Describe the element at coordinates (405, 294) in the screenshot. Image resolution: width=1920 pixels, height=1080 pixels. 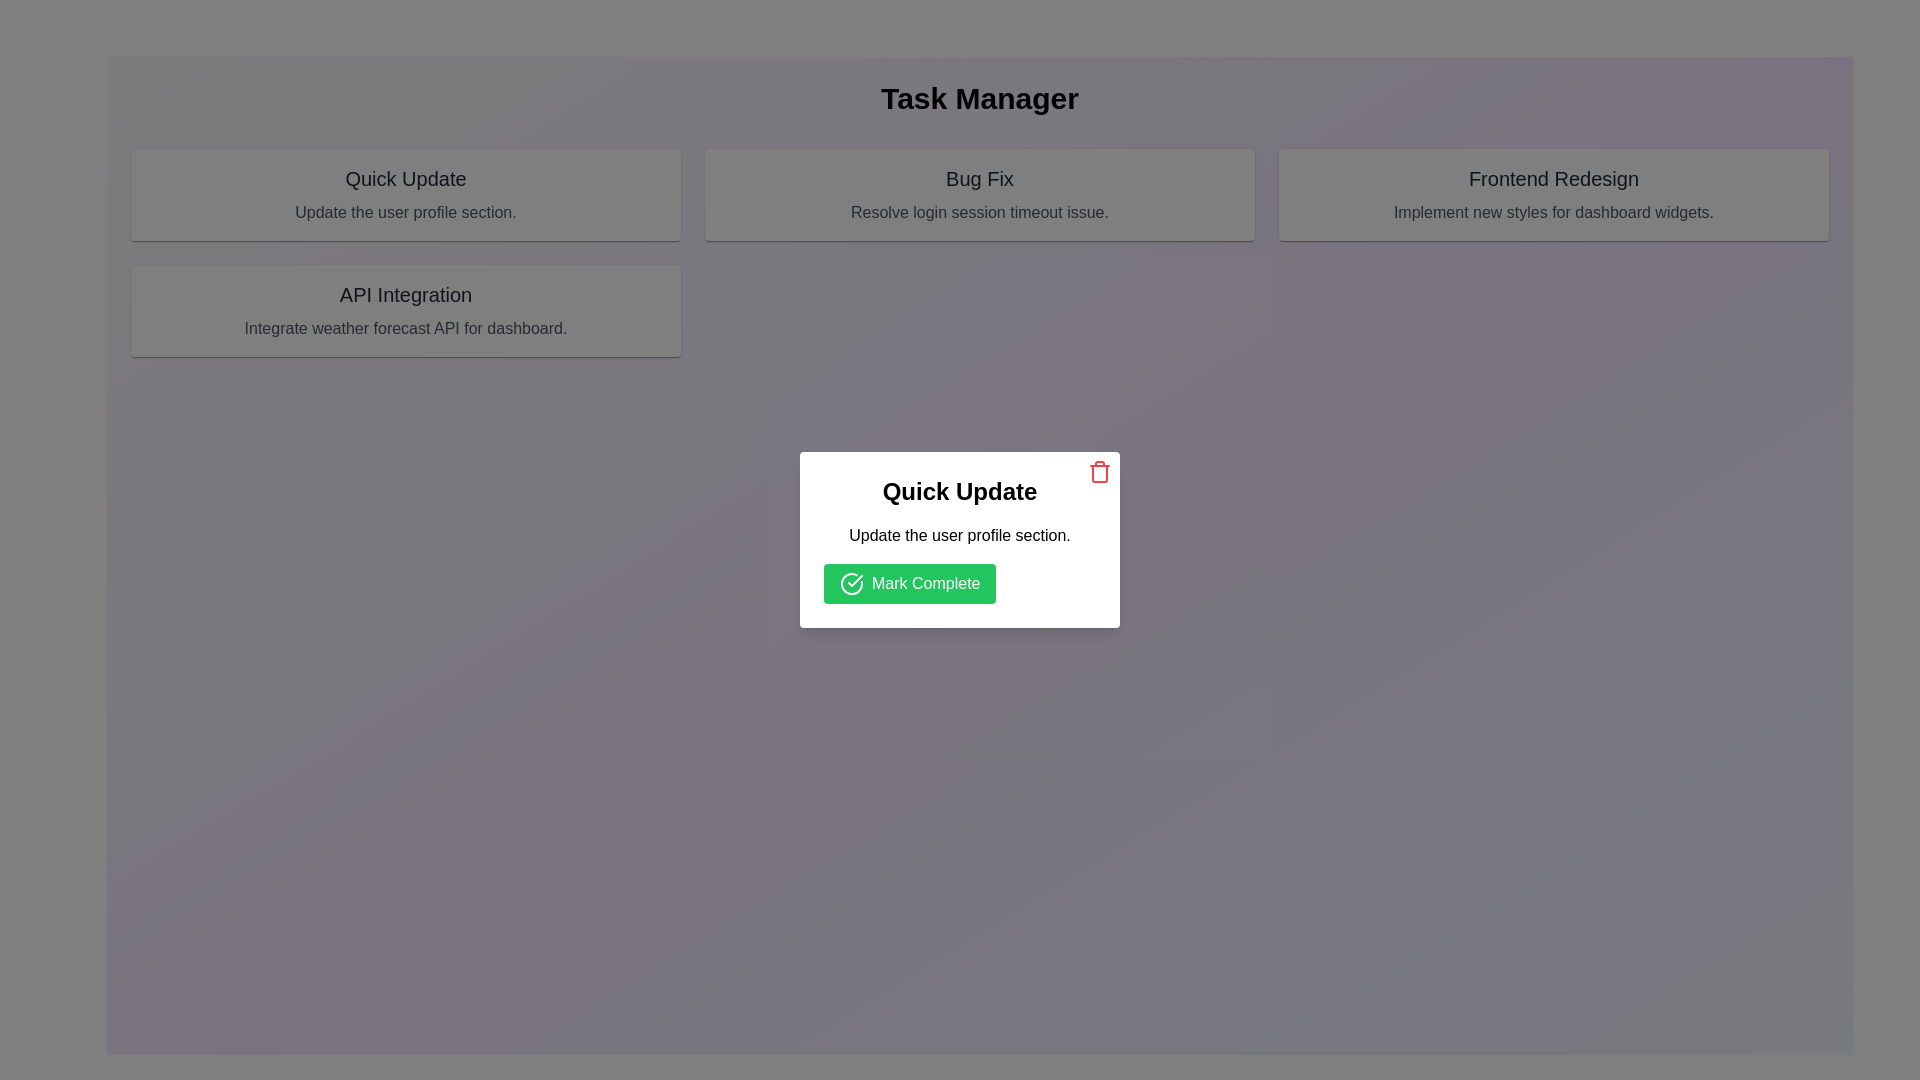
I see `the 'API Integration' label, which is styled in bold medium font and located under the 'Task Manager' title in the middle card of three` at that location.